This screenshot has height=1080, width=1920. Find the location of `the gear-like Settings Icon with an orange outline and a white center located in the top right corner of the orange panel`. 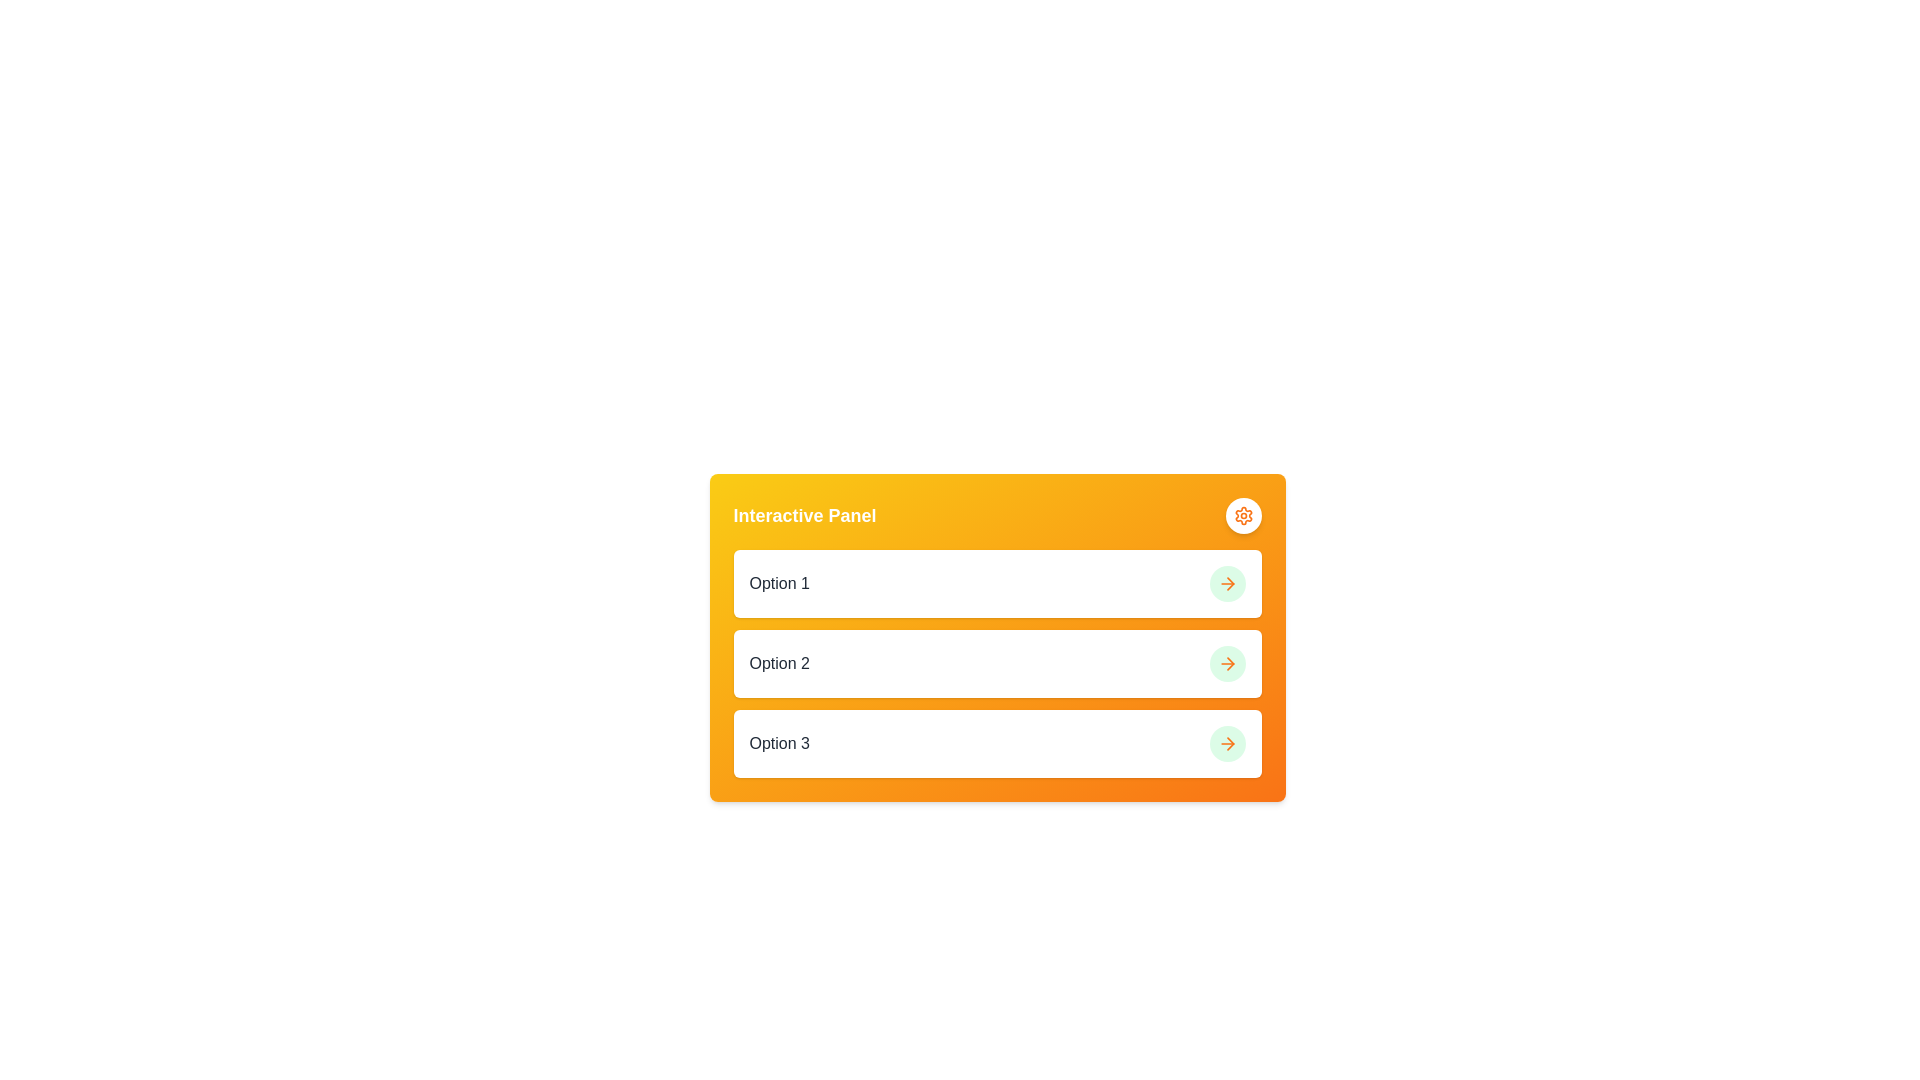

the gear-like Settings Icon with an orange outline and a white center located in the top right corner of the orange panel is located at coordinates (1242, 515).